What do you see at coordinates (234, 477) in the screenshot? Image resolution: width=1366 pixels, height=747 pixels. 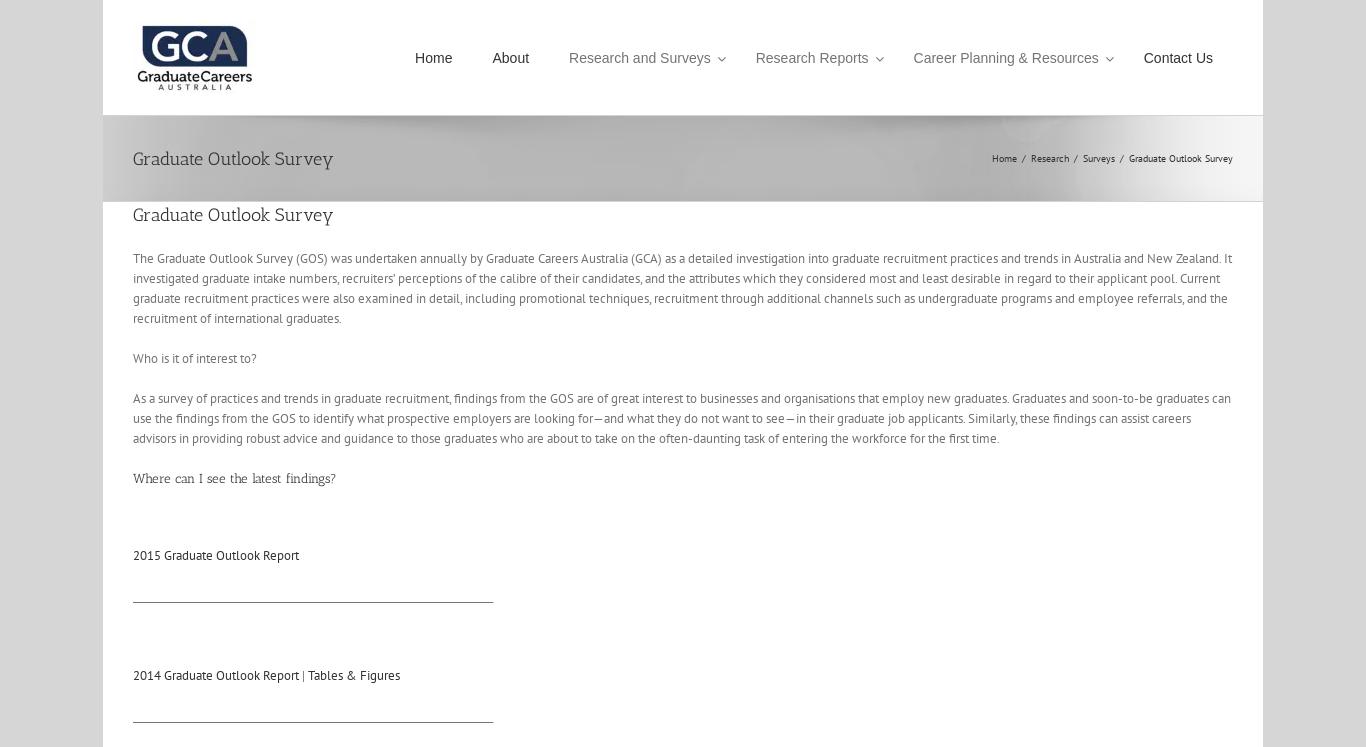 I see `'Where can I see the latest findings?'` at bounding box center [234, 477].